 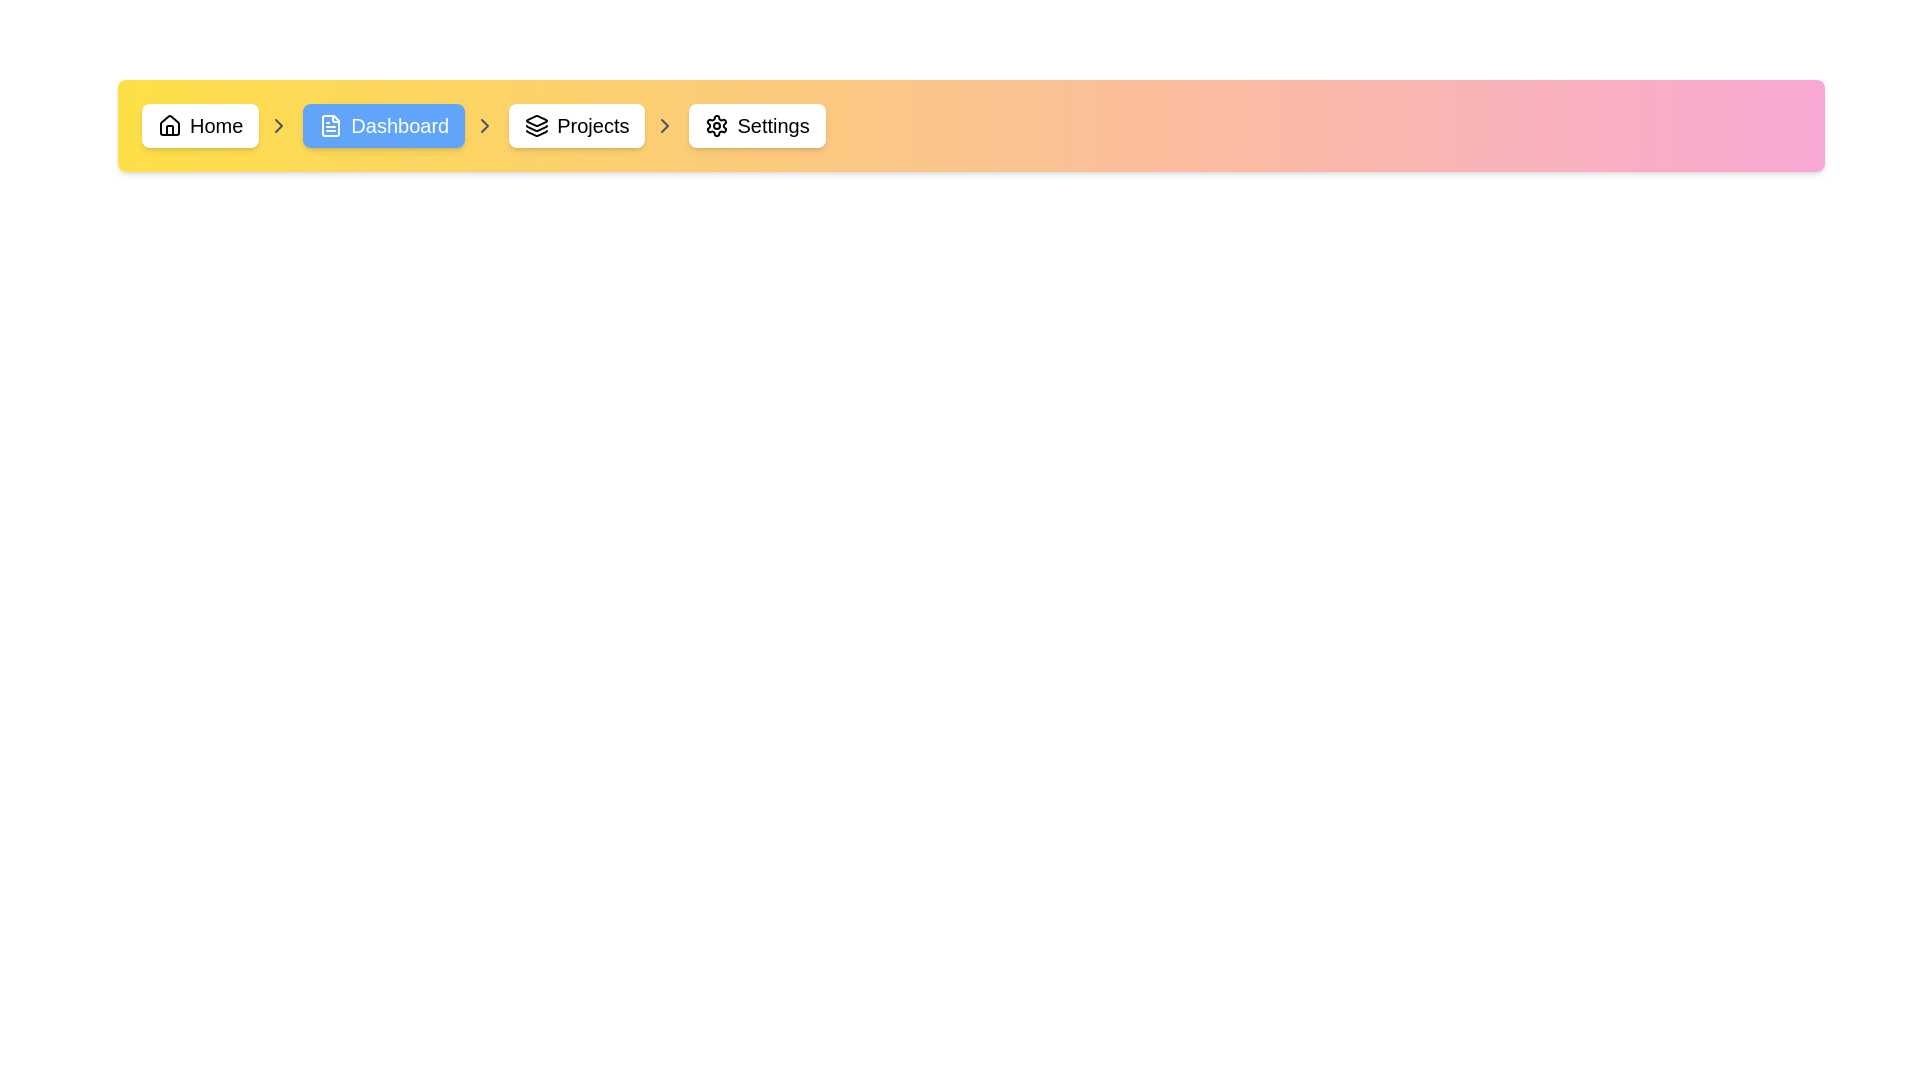 What do you see at coordinates (485, 126) in the screenshot?
I see `the small right-pointing arrow icon in the breadcrumb navigation bar, located between the 'Dashboard' and 'Projects' items` at bounding box center [485, 126].